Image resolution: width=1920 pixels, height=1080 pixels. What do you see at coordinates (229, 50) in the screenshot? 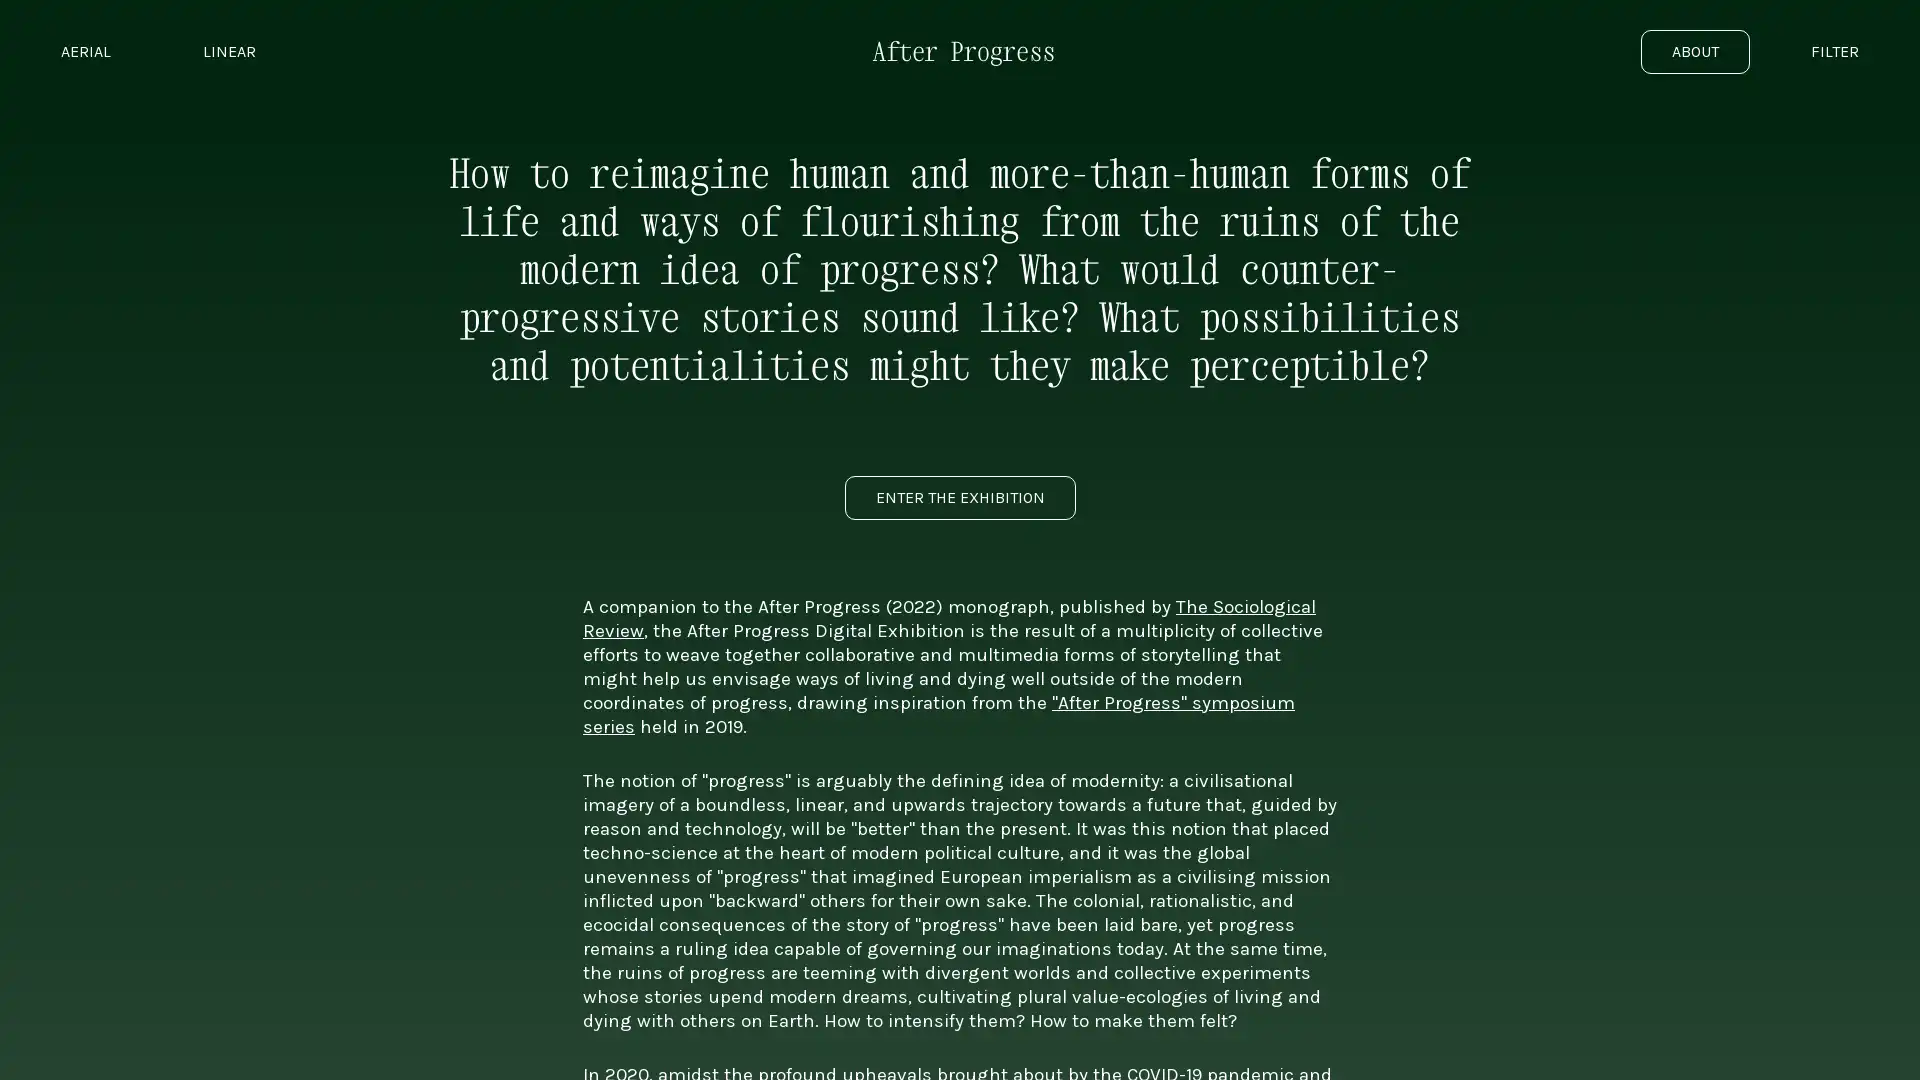
I see `LINEAR` at bounding box center [229, 50].